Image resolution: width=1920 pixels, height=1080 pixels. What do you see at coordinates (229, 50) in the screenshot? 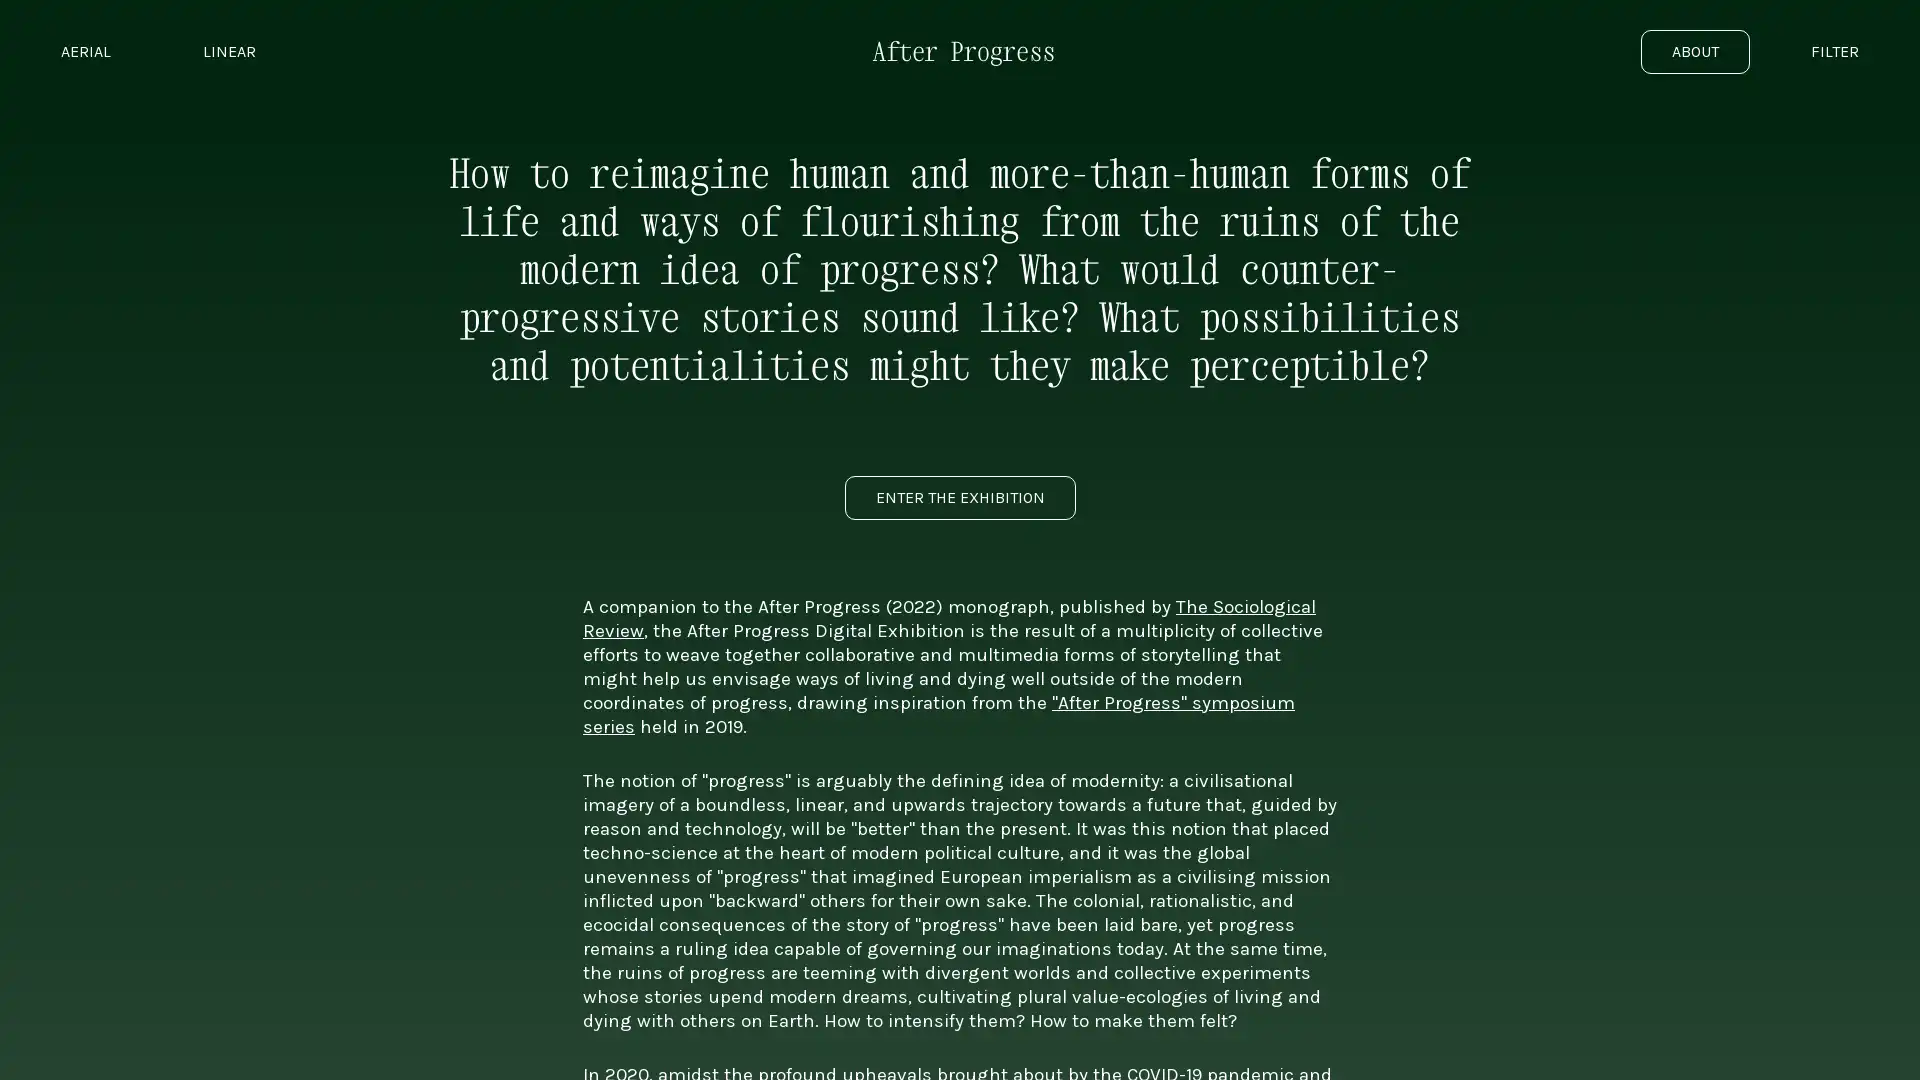
I see `LINEAR` at bounding box center [229, 50].